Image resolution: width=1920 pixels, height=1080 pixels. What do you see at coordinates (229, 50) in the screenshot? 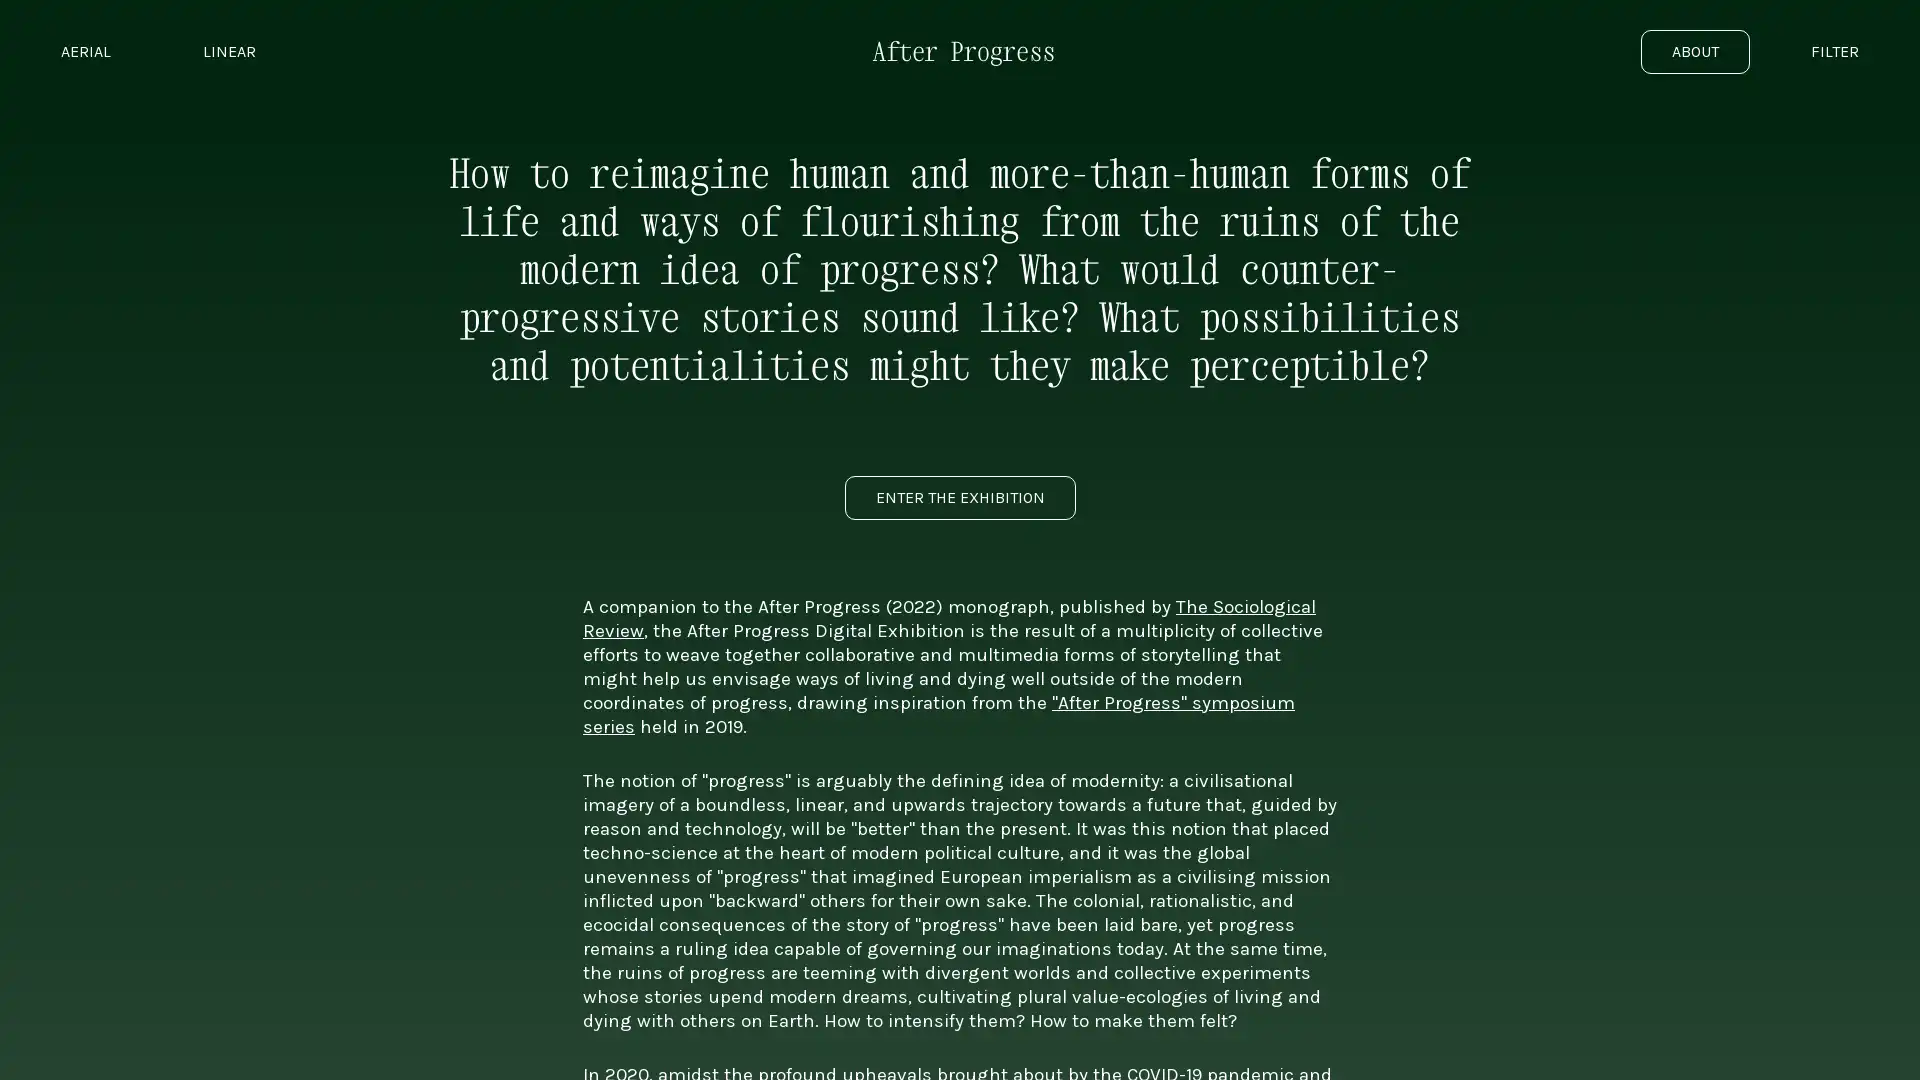
I see `LINEAR` at bounding box center [229, 50].